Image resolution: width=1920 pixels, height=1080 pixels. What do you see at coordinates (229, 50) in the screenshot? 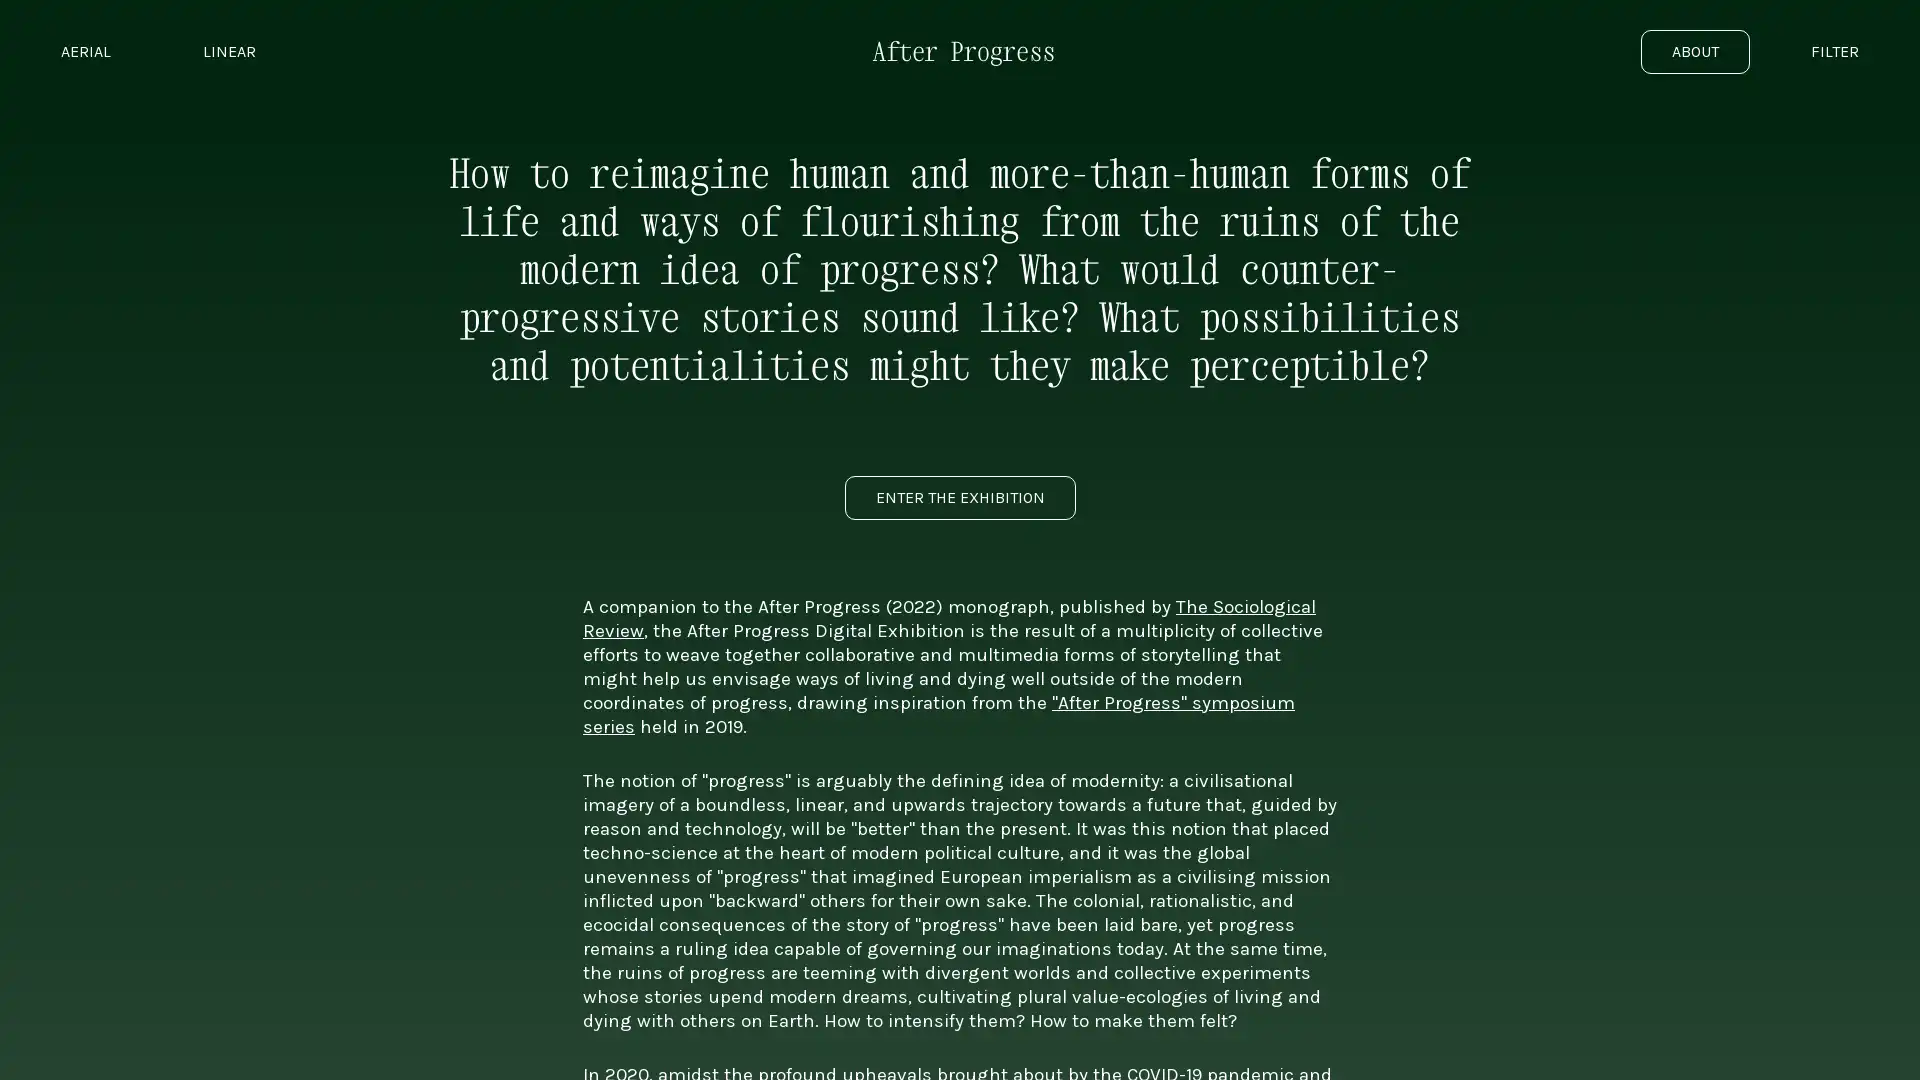
I see `LINEAR` at bounding box center [229, 50].